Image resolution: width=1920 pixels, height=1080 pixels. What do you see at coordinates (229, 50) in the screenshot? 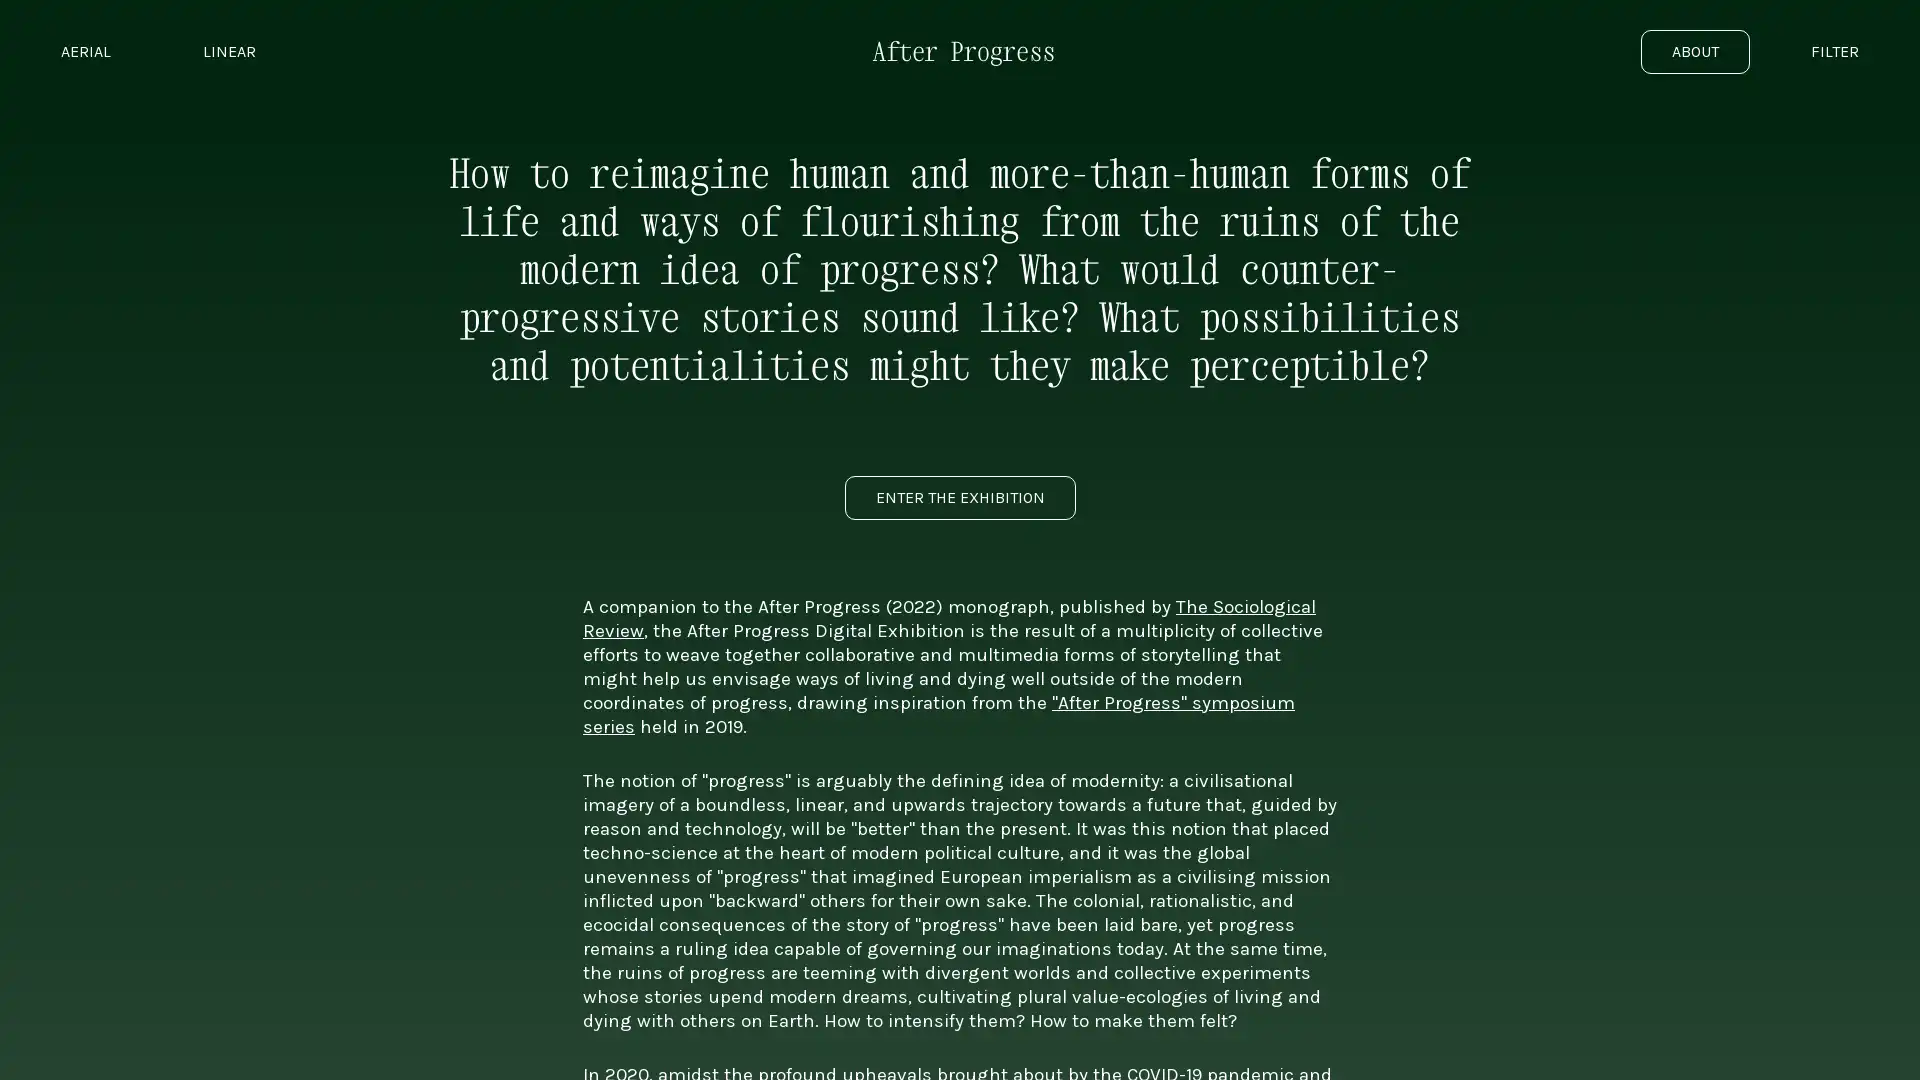
I see `LINEAR` at bounding box center [229, 50].